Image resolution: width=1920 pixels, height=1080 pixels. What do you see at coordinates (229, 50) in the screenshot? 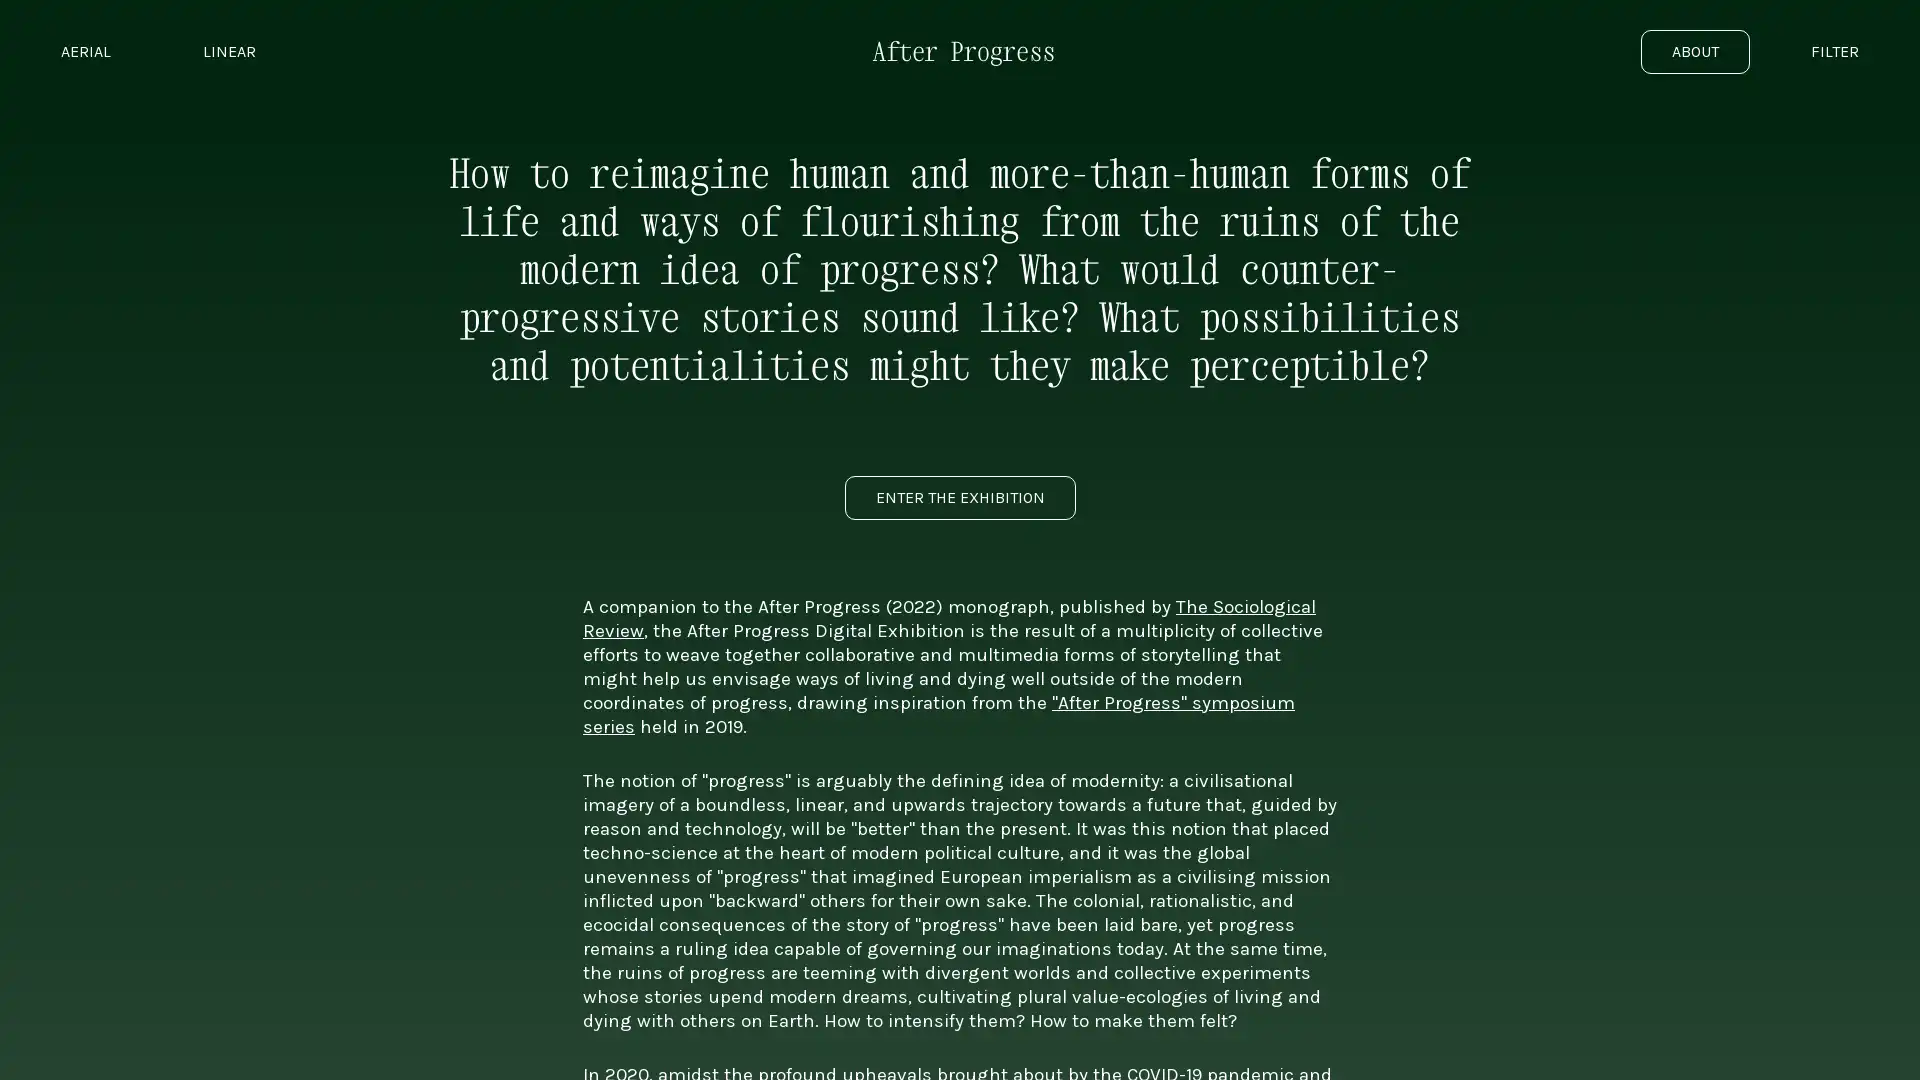
I see `LINEAR` at bounding box center [229, 50].